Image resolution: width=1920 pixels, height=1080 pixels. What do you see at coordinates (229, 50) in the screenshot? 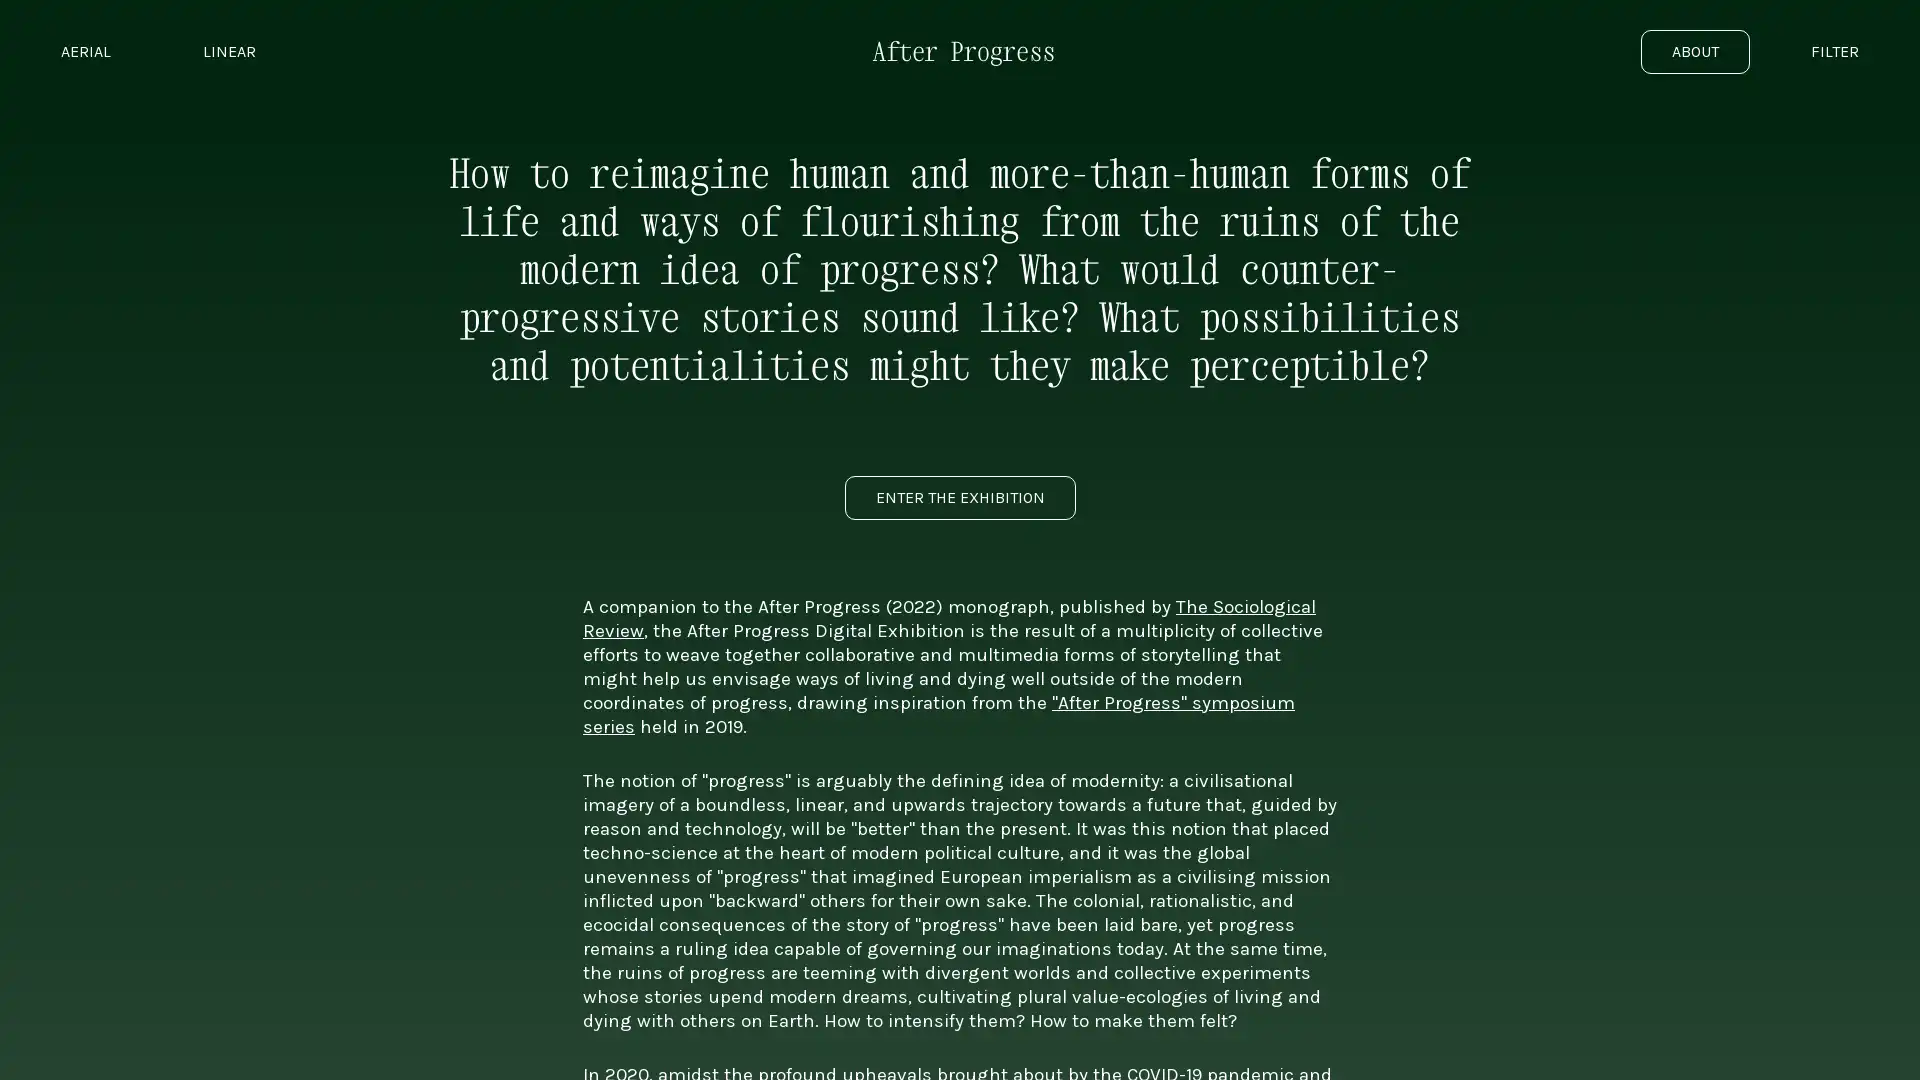
I see `LINEAR` at bounding box center [229, 50].